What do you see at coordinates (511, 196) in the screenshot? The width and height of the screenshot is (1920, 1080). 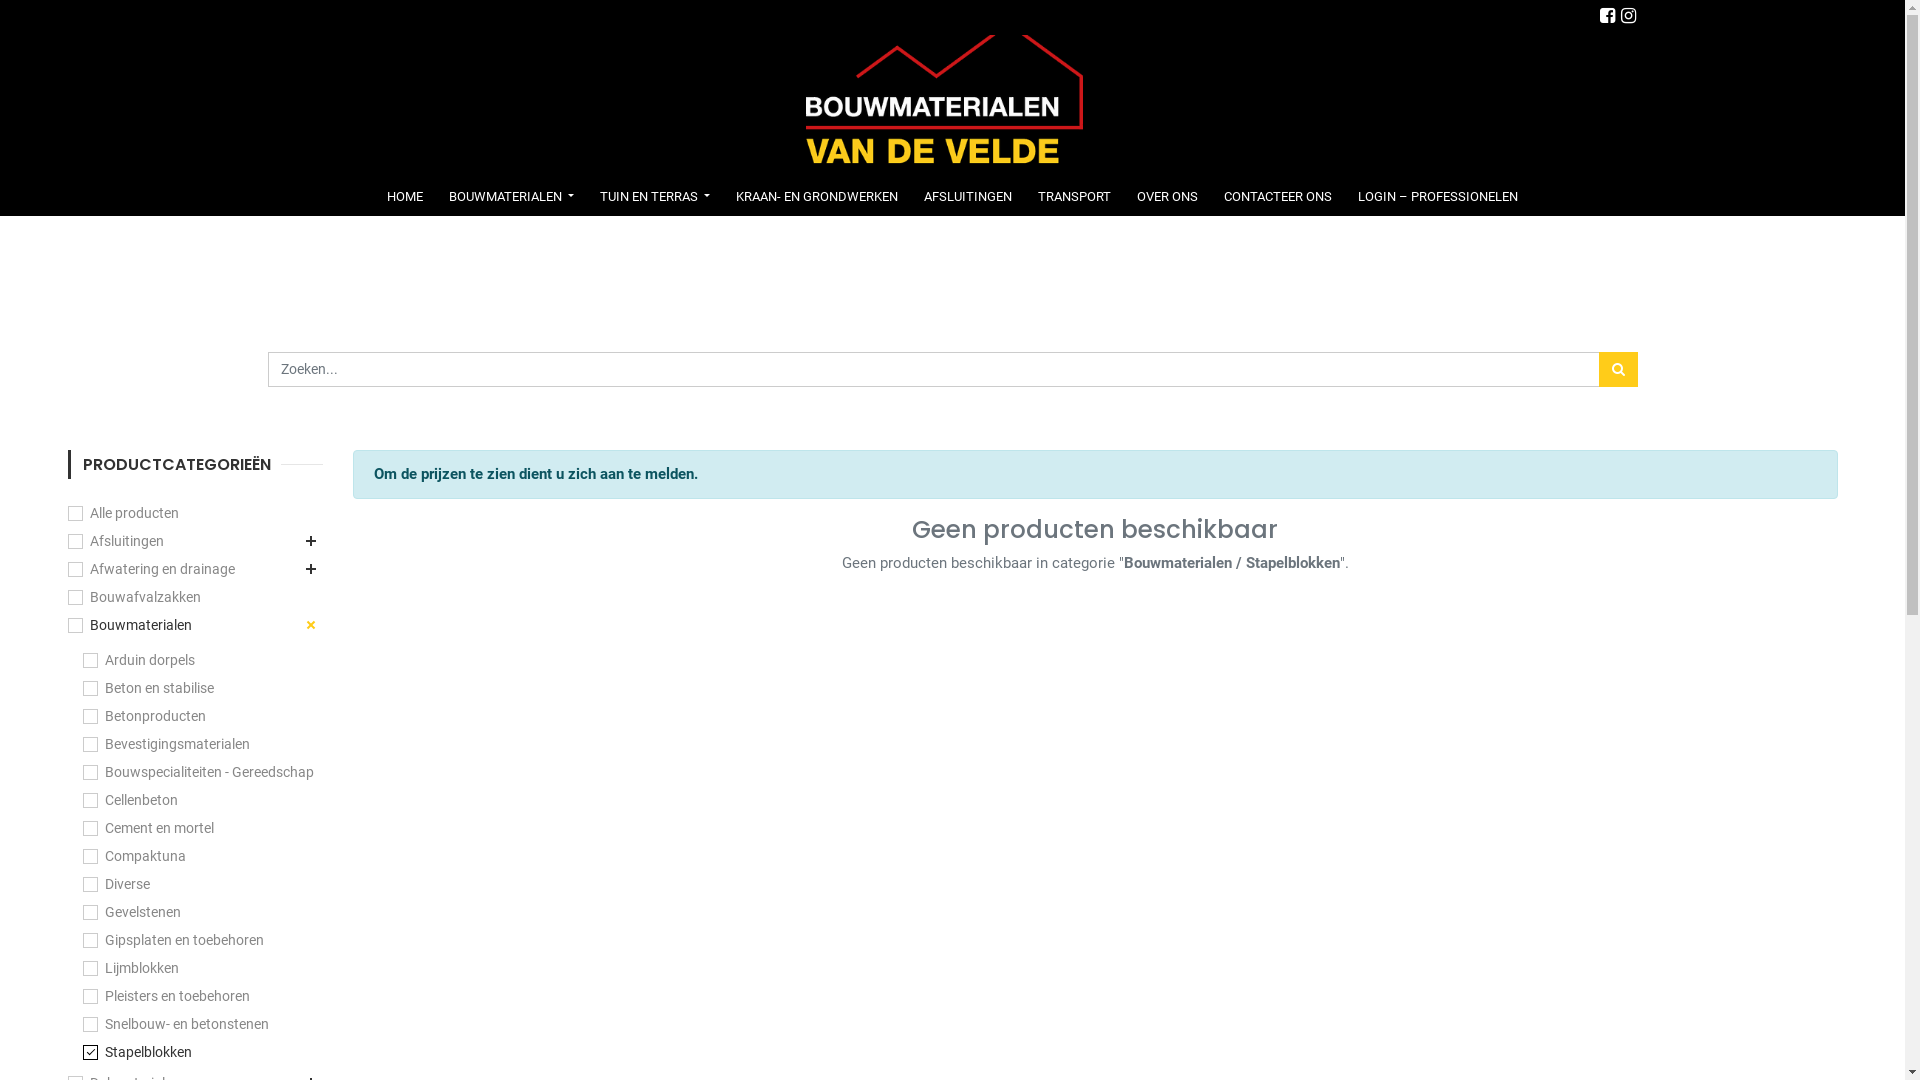 I see `'BOUWMATERIALEN'` at bounding box center [511, 196].